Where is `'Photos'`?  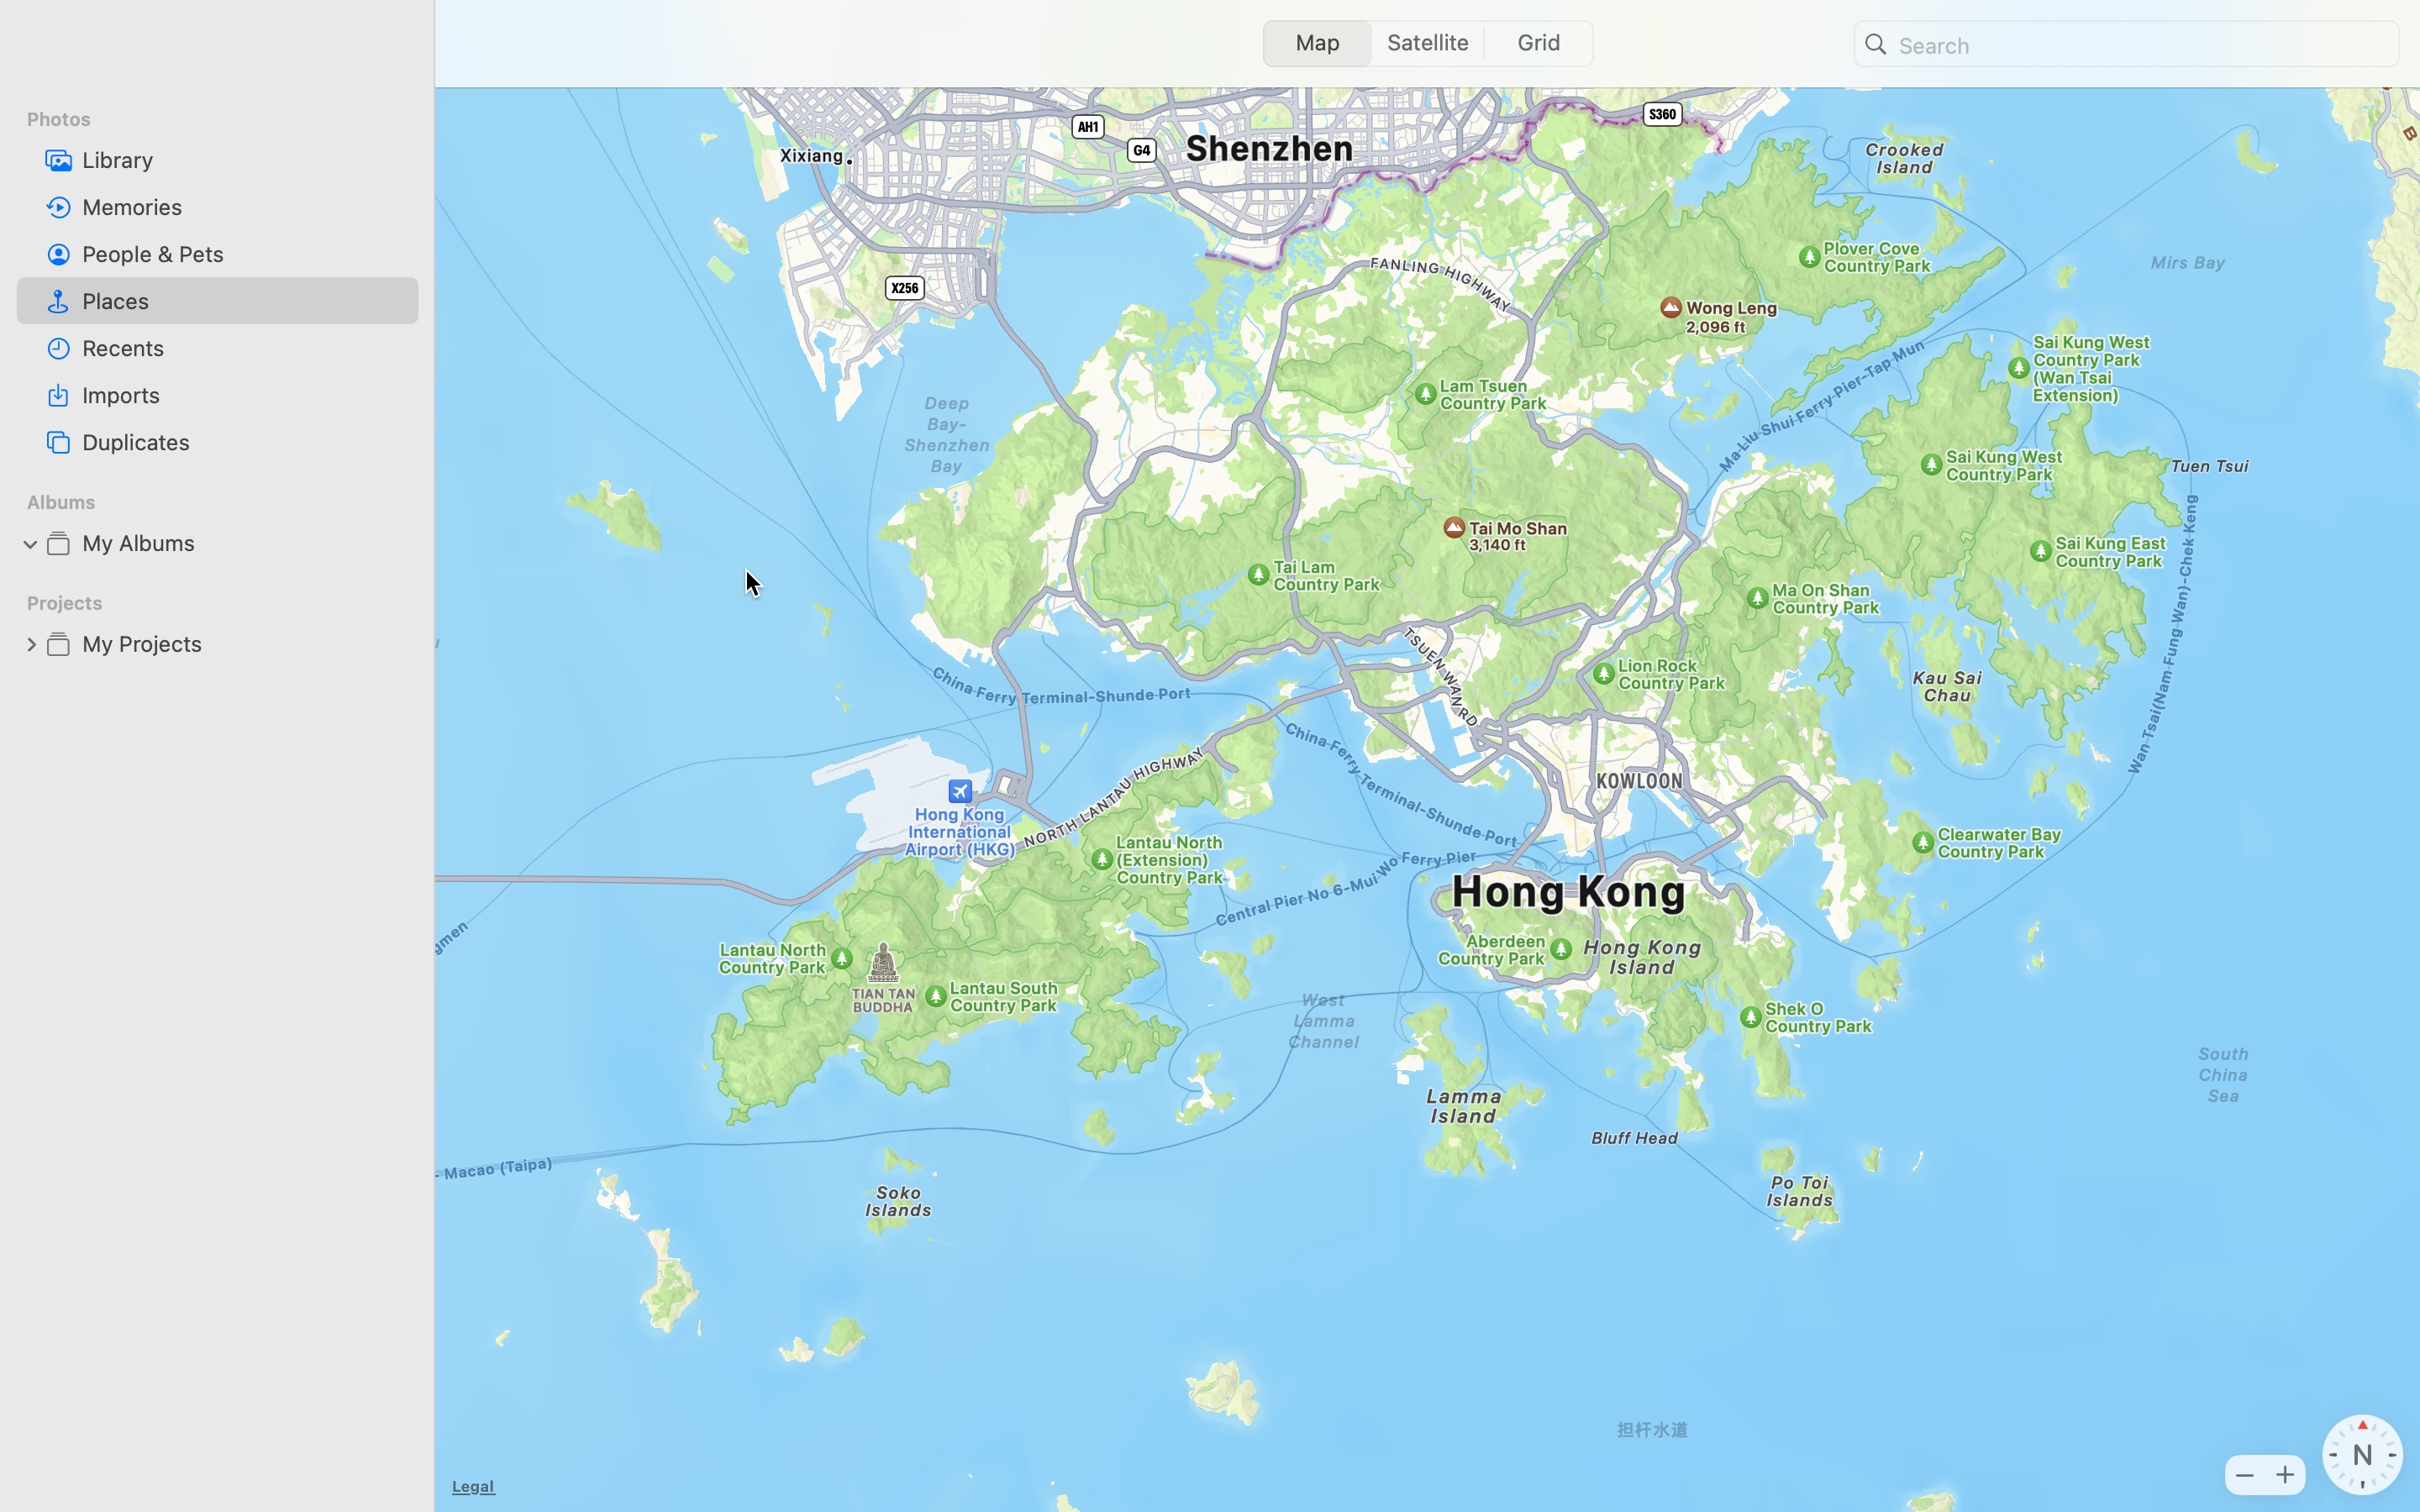
'Photos' is located at coordinates (228, 118).